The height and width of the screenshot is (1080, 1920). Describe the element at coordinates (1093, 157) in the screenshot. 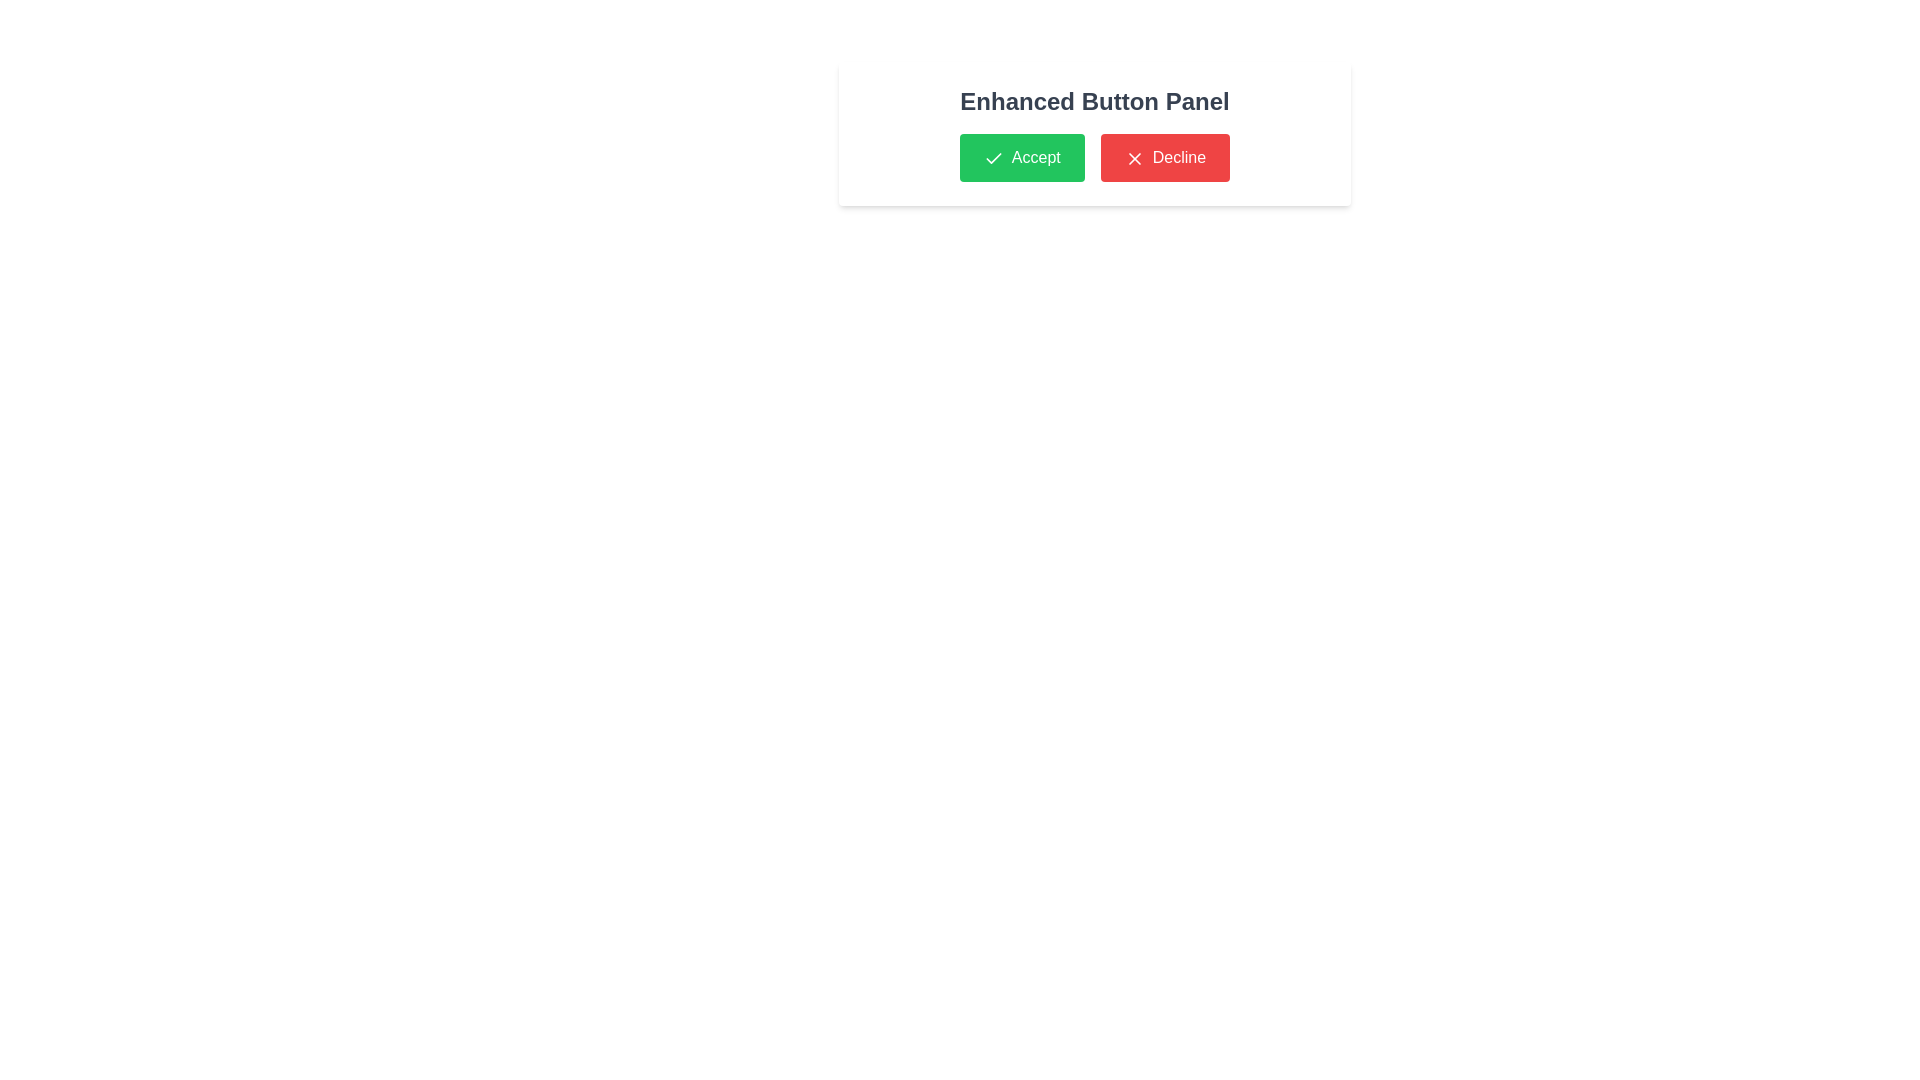

I see `the Button group containing two buttons below the 'Enhanced Button Panel' heading` at that location.